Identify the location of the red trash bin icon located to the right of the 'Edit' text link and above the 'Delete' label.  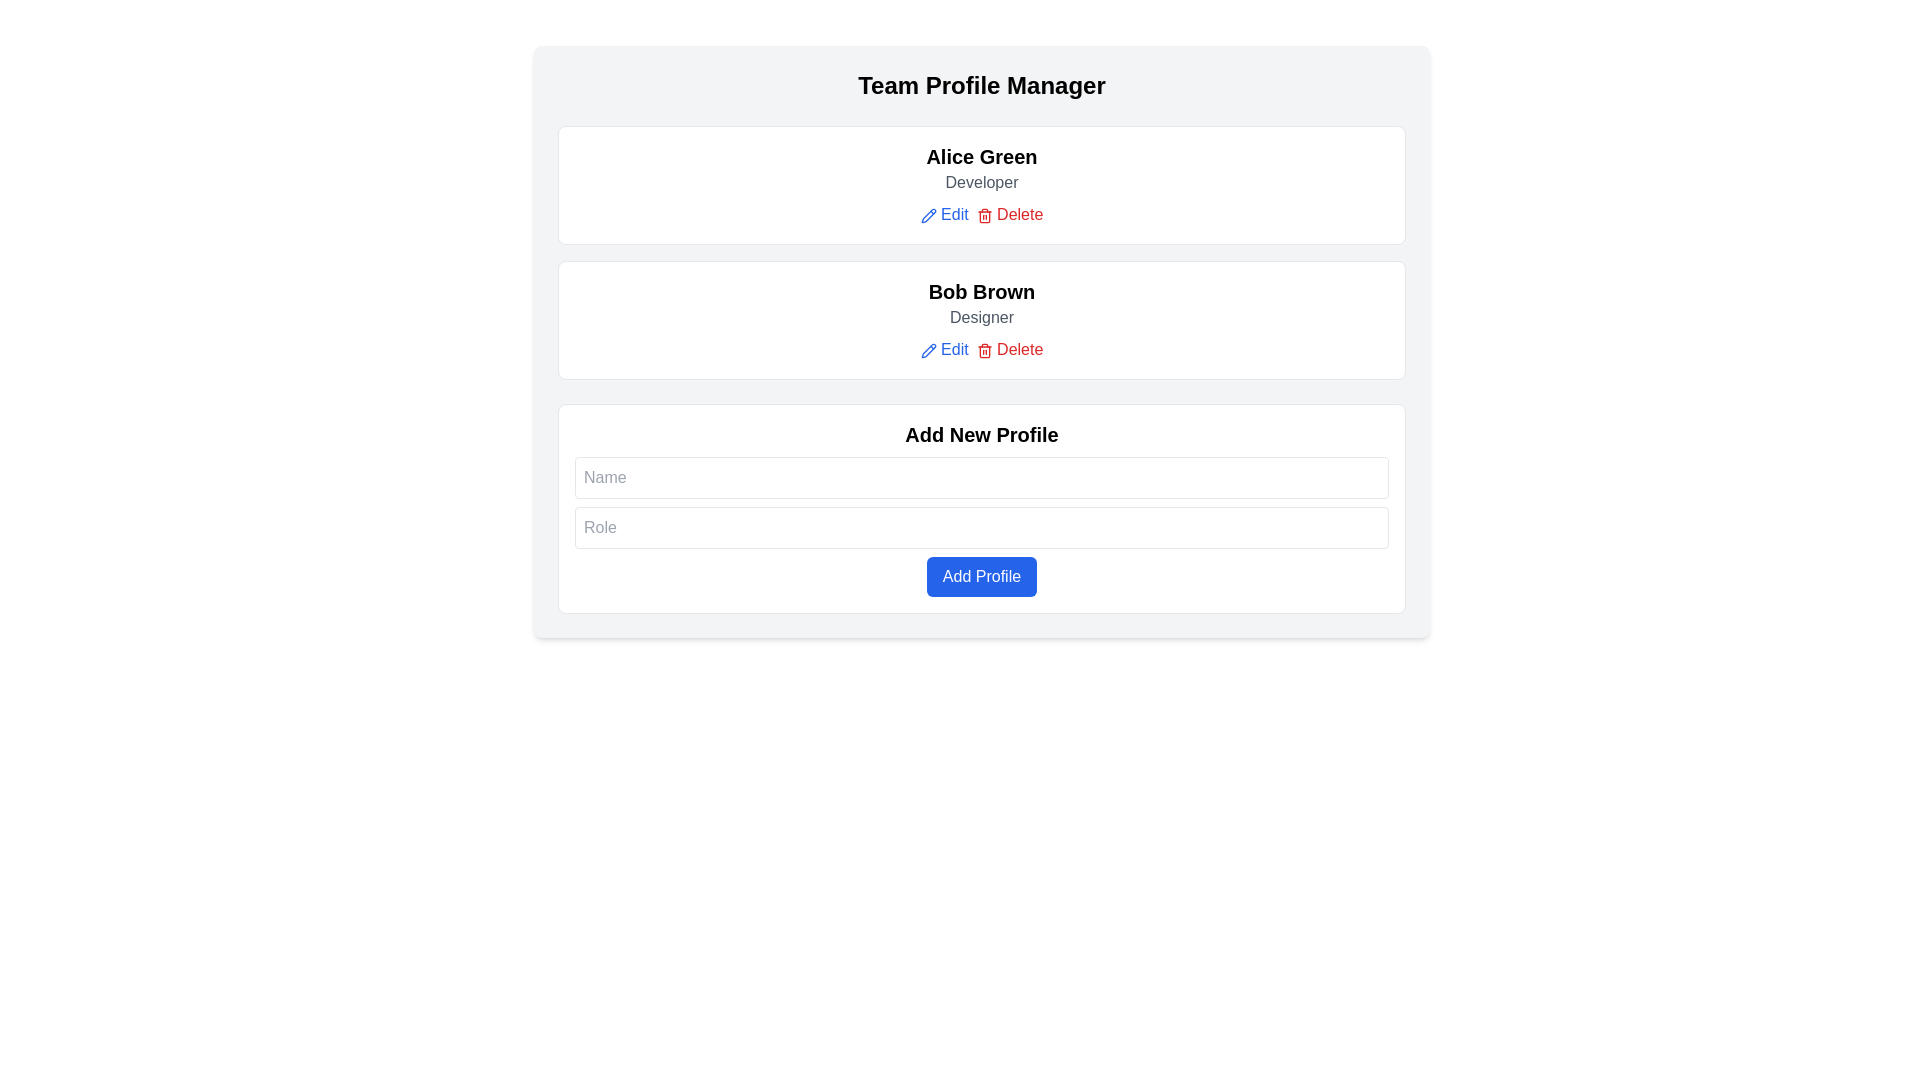
(984, 349).